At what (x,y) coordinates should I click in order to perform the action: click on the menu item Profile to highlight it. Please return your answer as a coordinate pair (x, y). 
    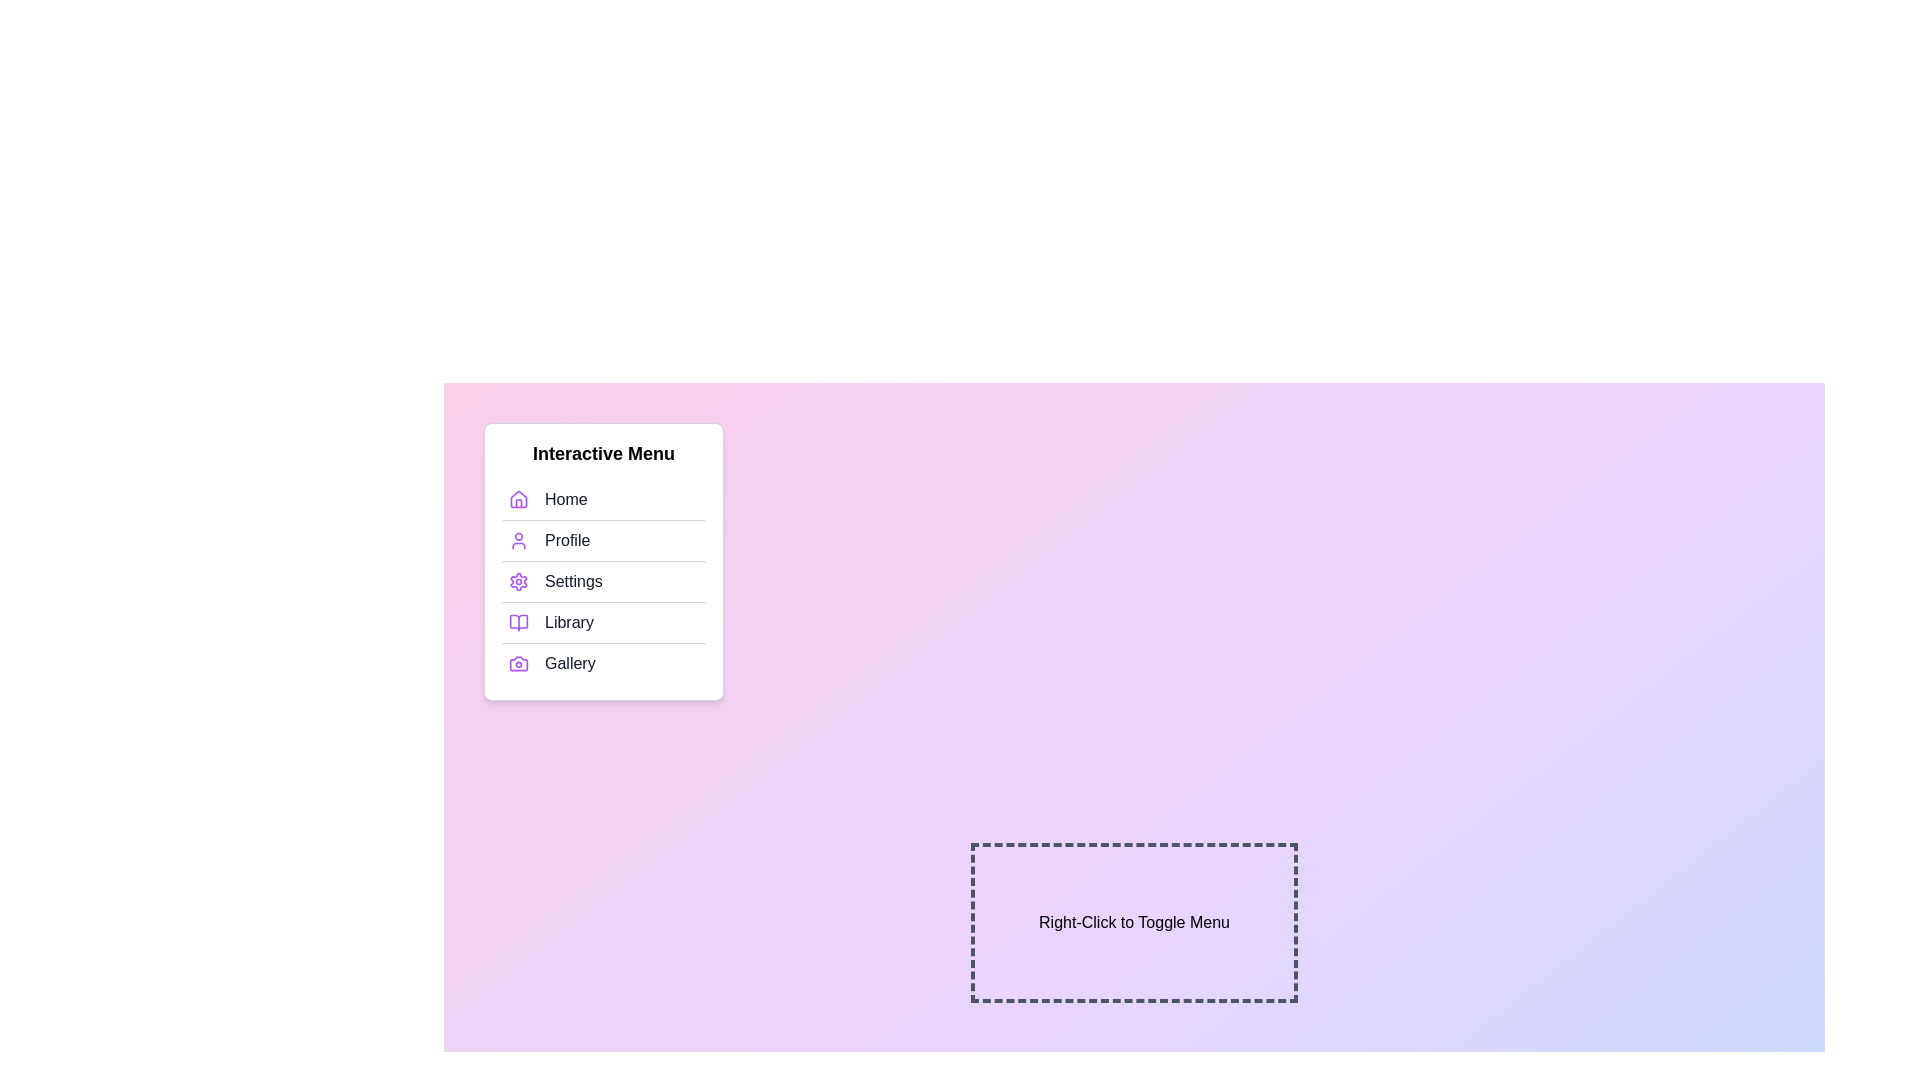
    Looking at the image, I should click on (603, 540).